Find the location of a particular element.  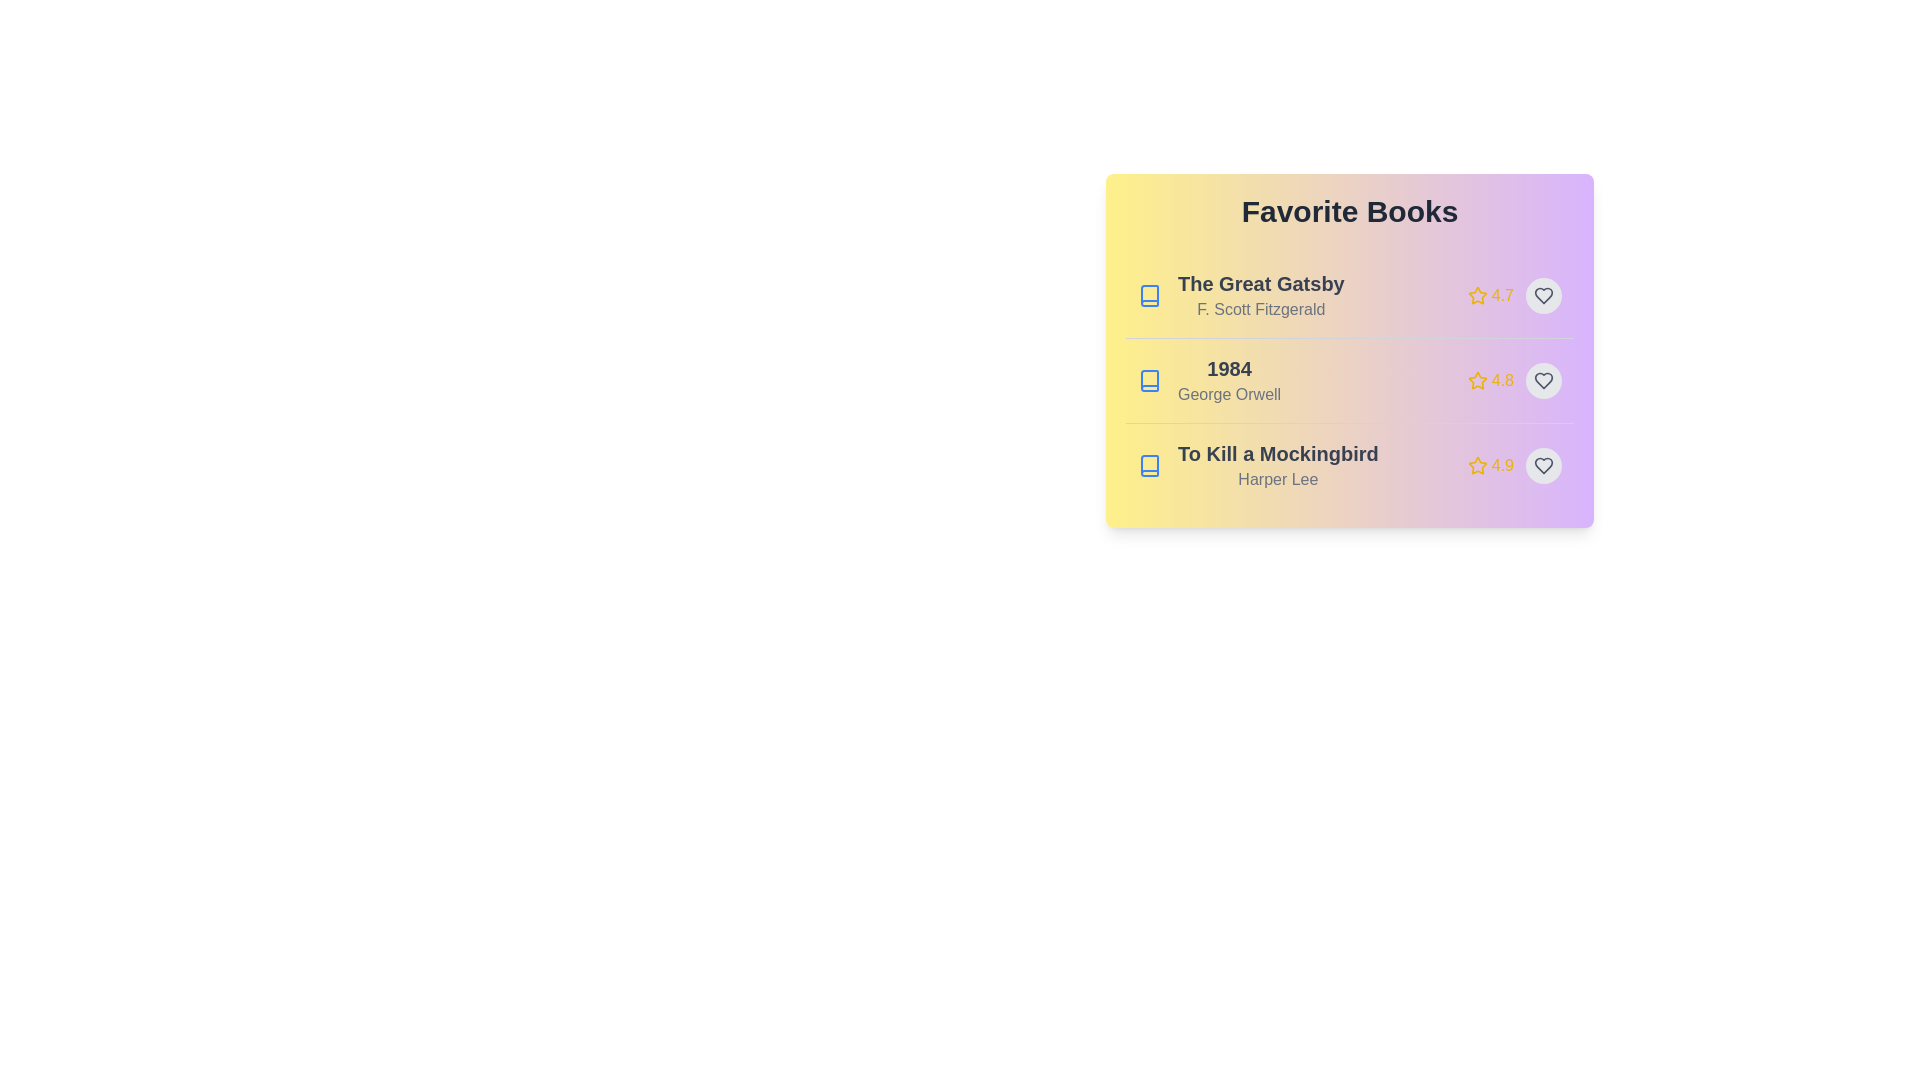

heart icon to toggle the 'liked' state of the book titled 1984 is located at coordinates (1543, 381).